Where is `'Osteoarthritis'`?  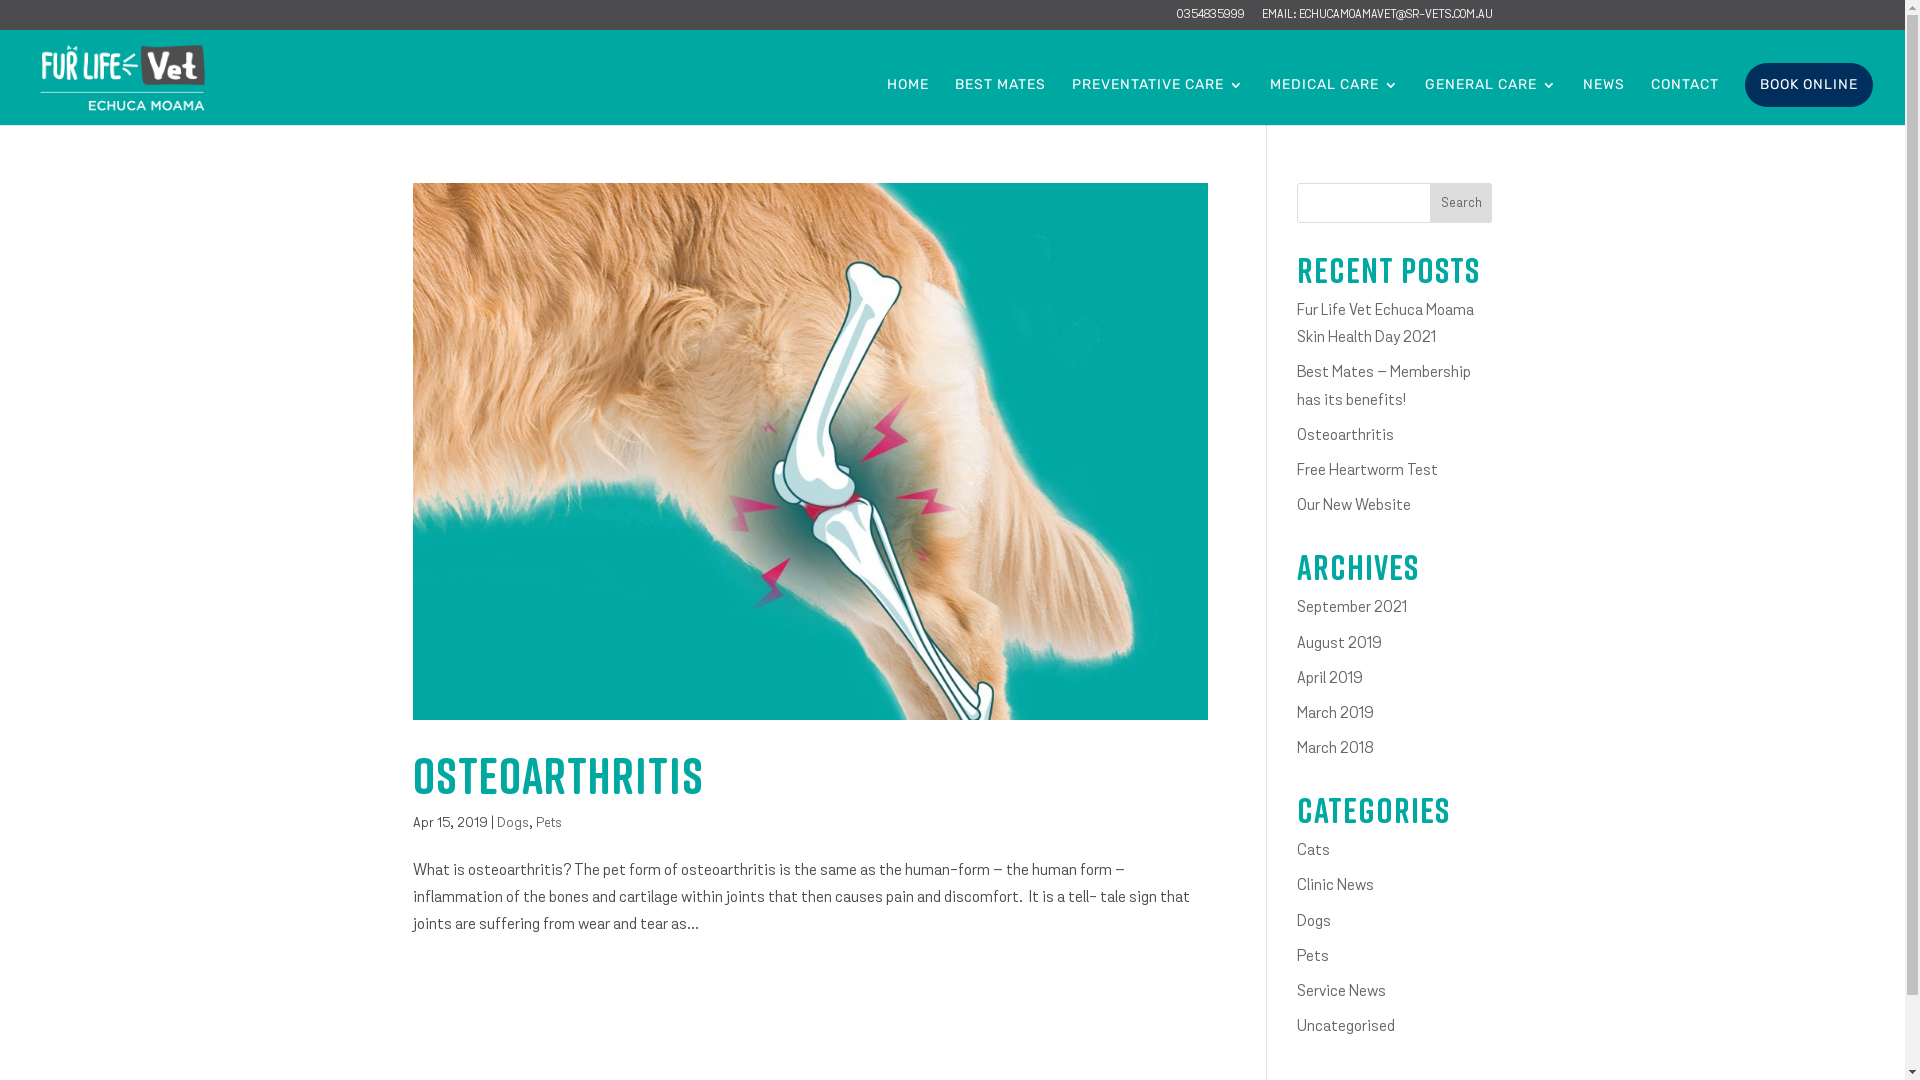 'Osteoarthritis' is located at coordinates (1345, 434).